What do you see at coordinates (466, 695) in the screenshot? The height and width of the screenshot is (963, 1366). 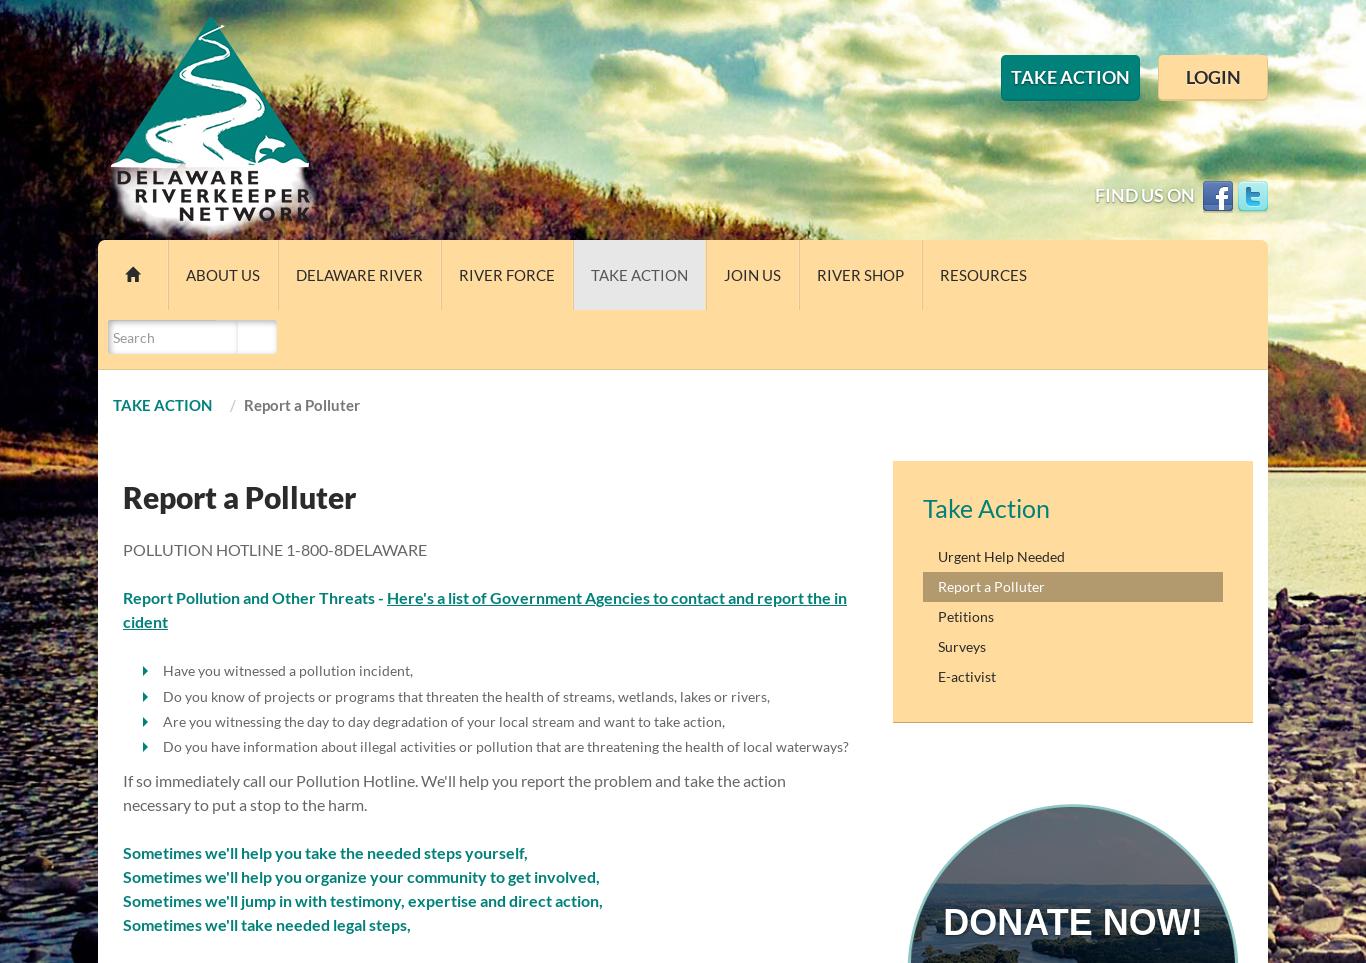 I see `'Do you know of projects or programs that threaten the health of streams, wetlands, lakes or rivers,'` at bounding box center [466, 695].